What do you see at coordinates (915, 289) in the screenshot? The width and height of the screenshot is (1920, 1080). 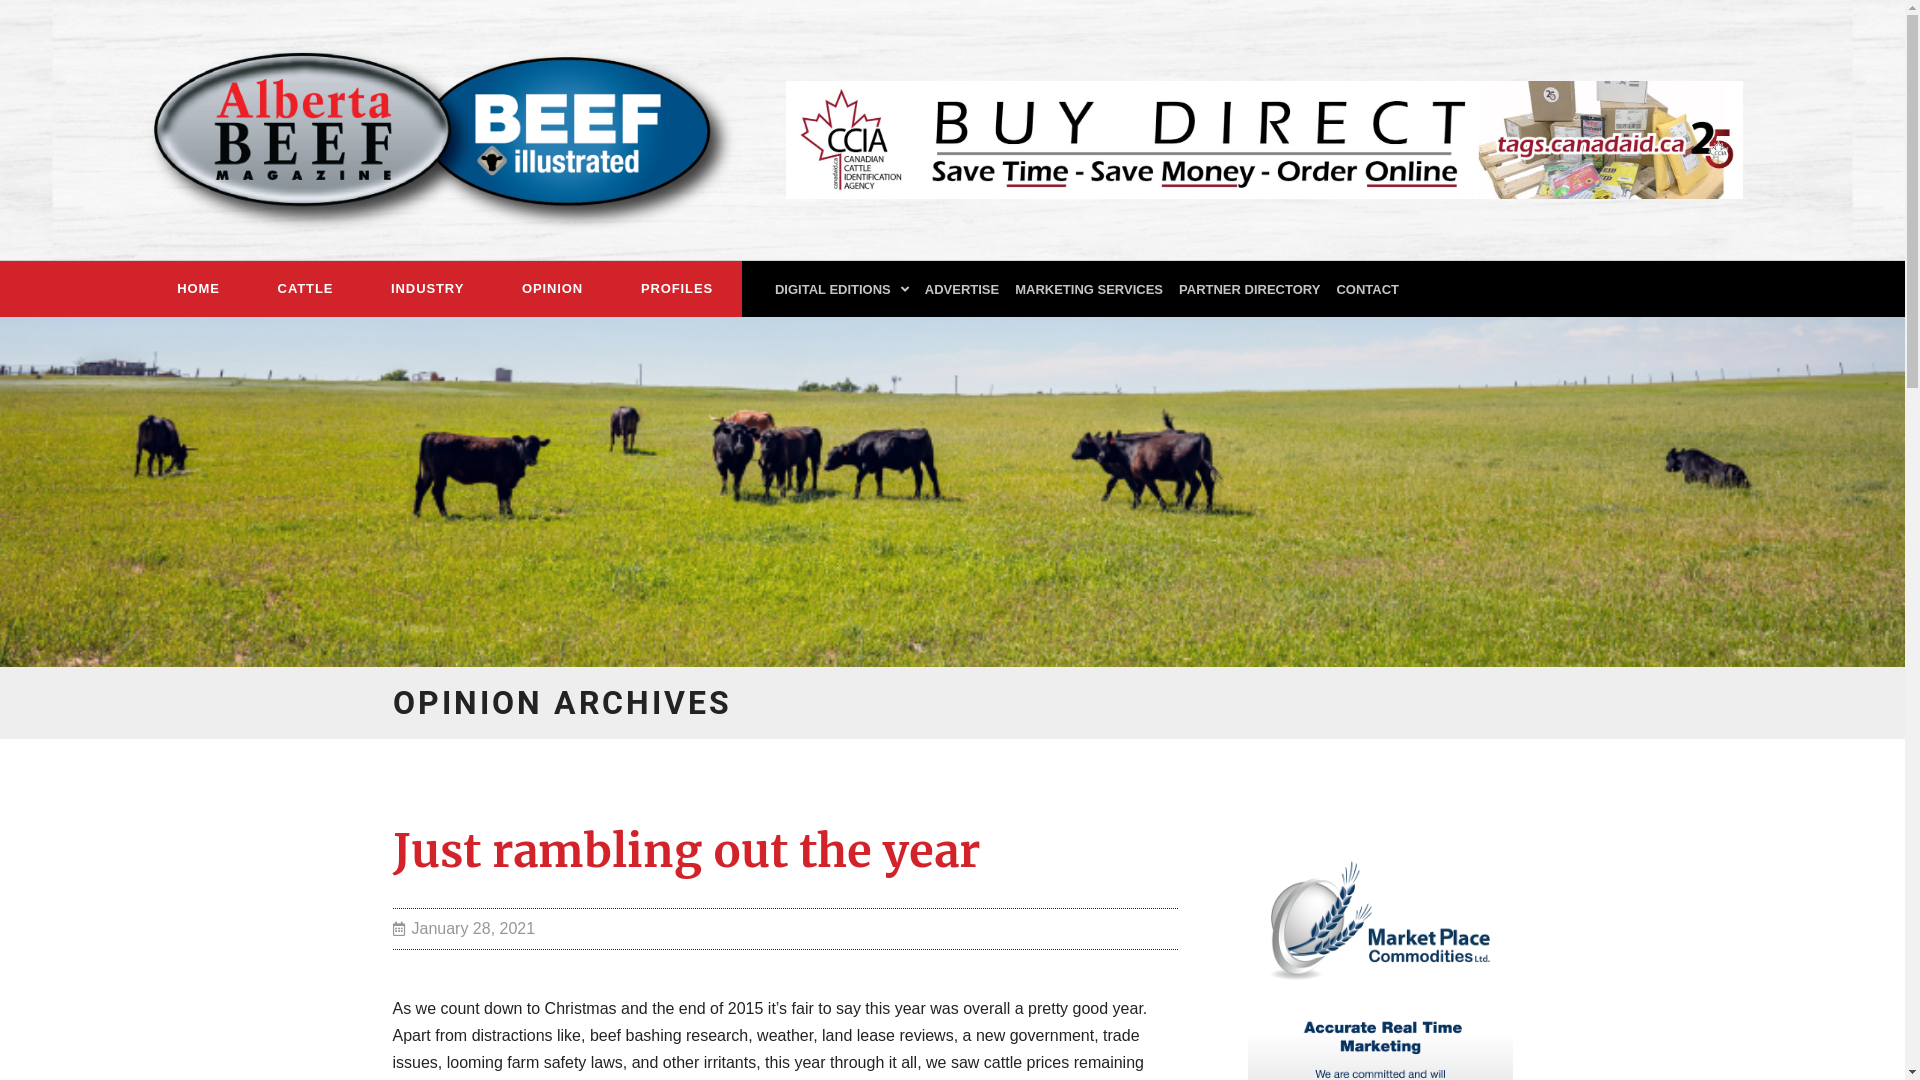 I see `'ADVERTISE'` at bounding box center [915, 289].